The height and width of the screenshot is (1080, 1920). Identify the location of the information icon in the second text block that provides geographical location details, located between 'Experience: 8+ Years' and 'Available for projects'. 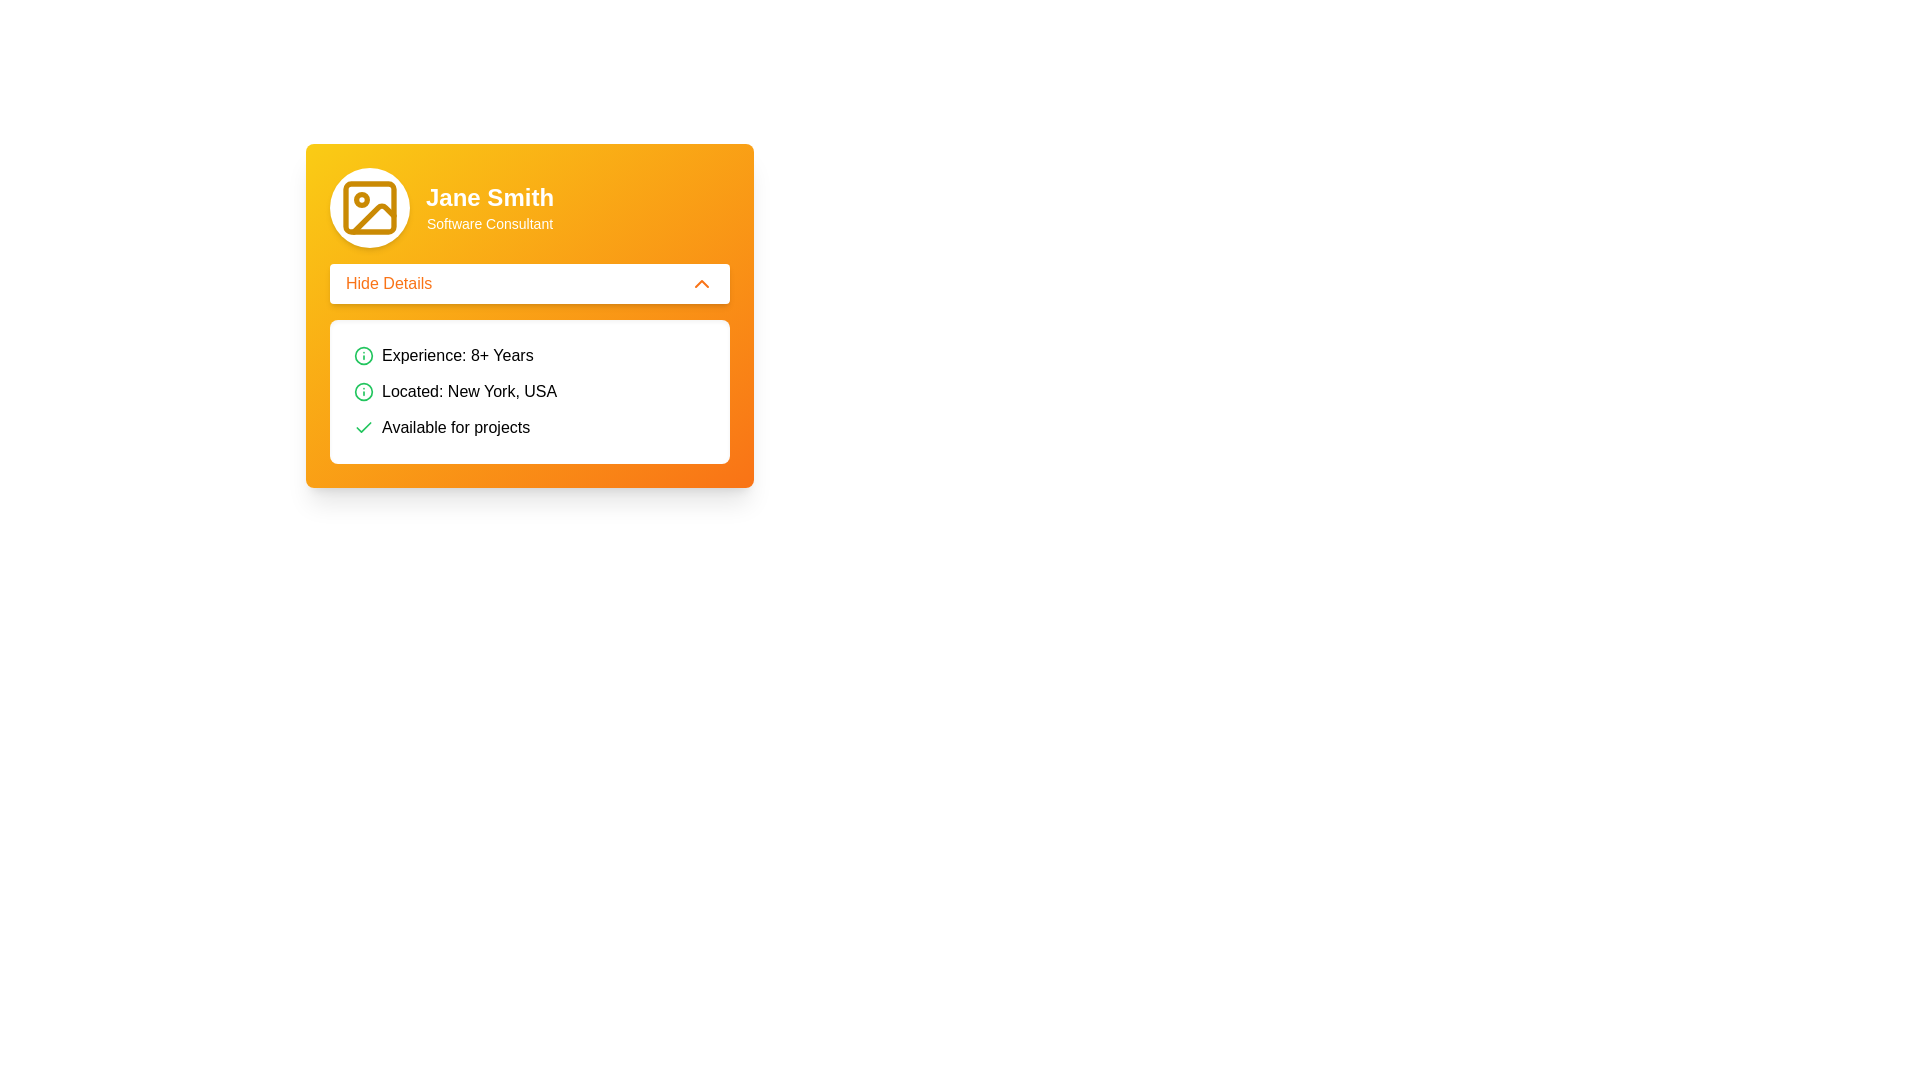
(529, 392).